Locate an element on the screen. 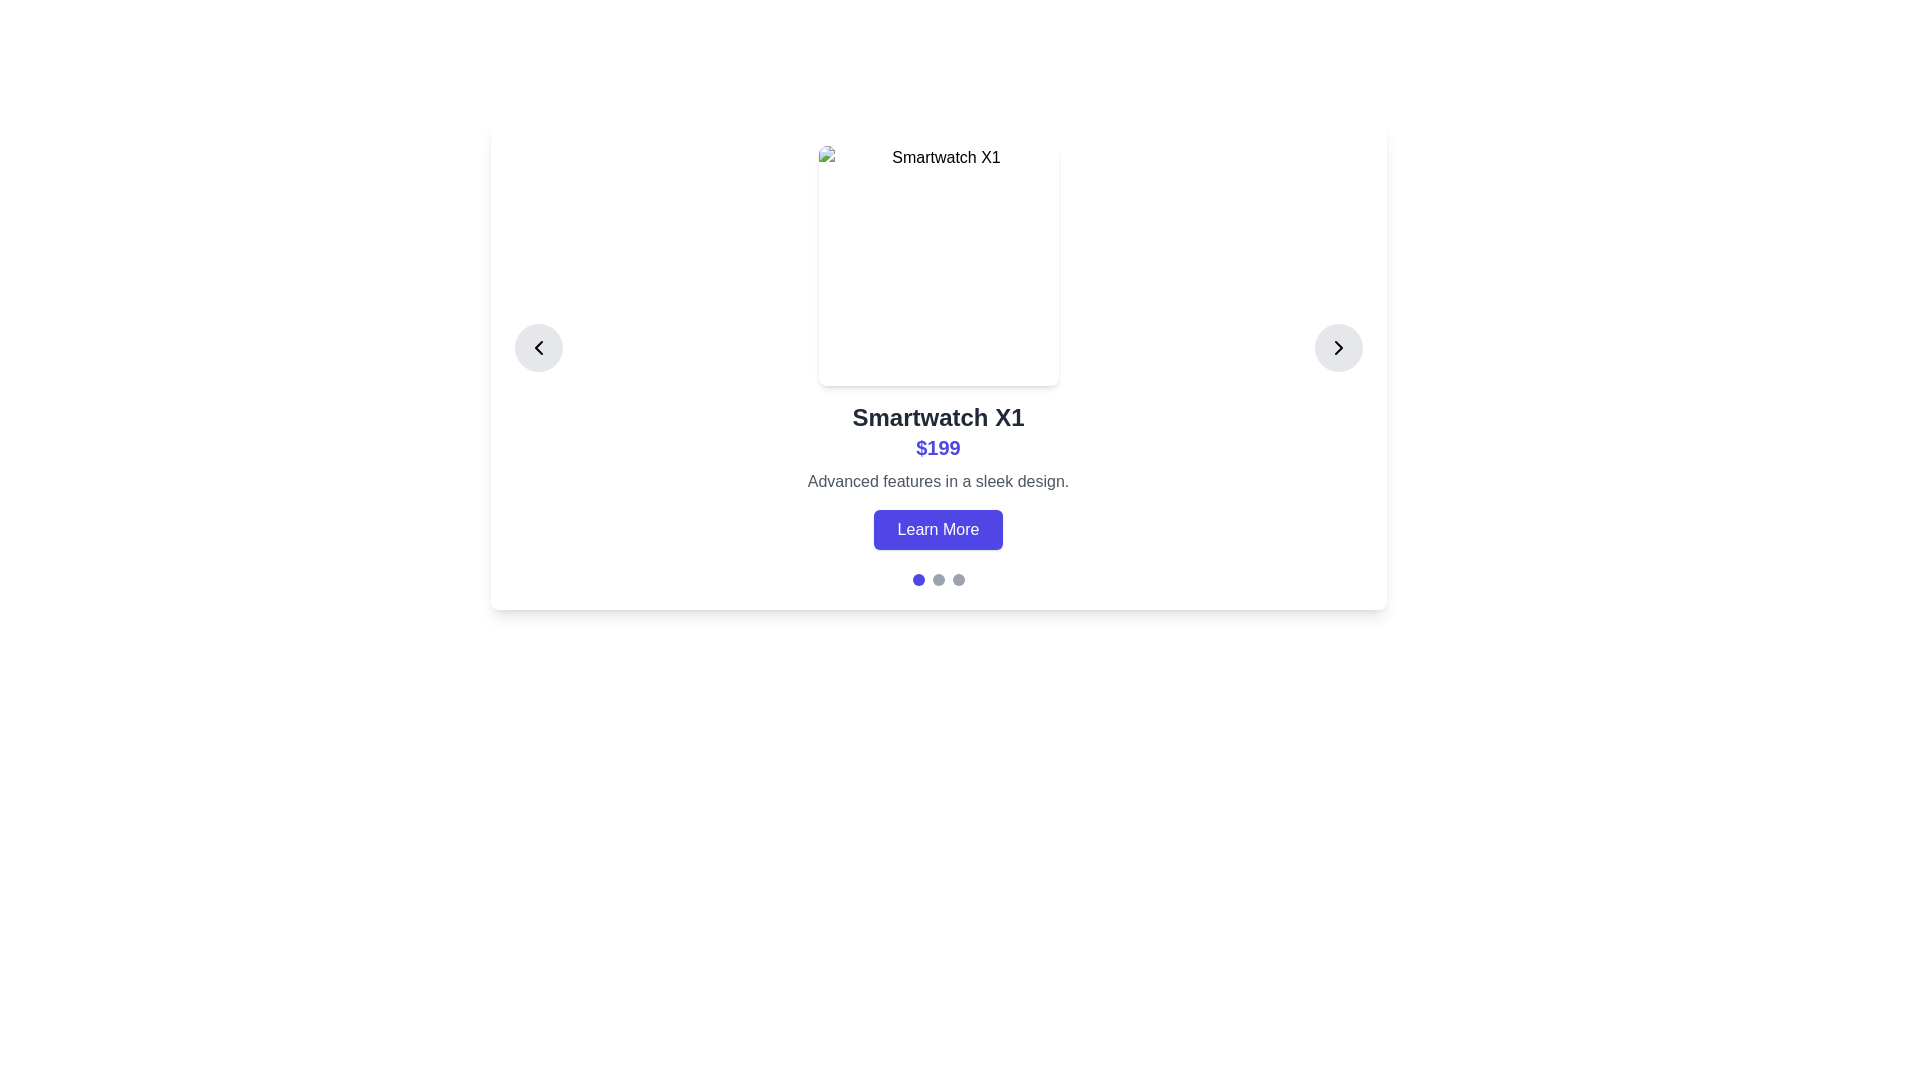 The image size is (1920, 1080). the Call-to-Action button located below the product title 'Smartwatch X1', price '$199', and description text 'Advanced features in a sleek design.' is located at coordinates (937, 528).